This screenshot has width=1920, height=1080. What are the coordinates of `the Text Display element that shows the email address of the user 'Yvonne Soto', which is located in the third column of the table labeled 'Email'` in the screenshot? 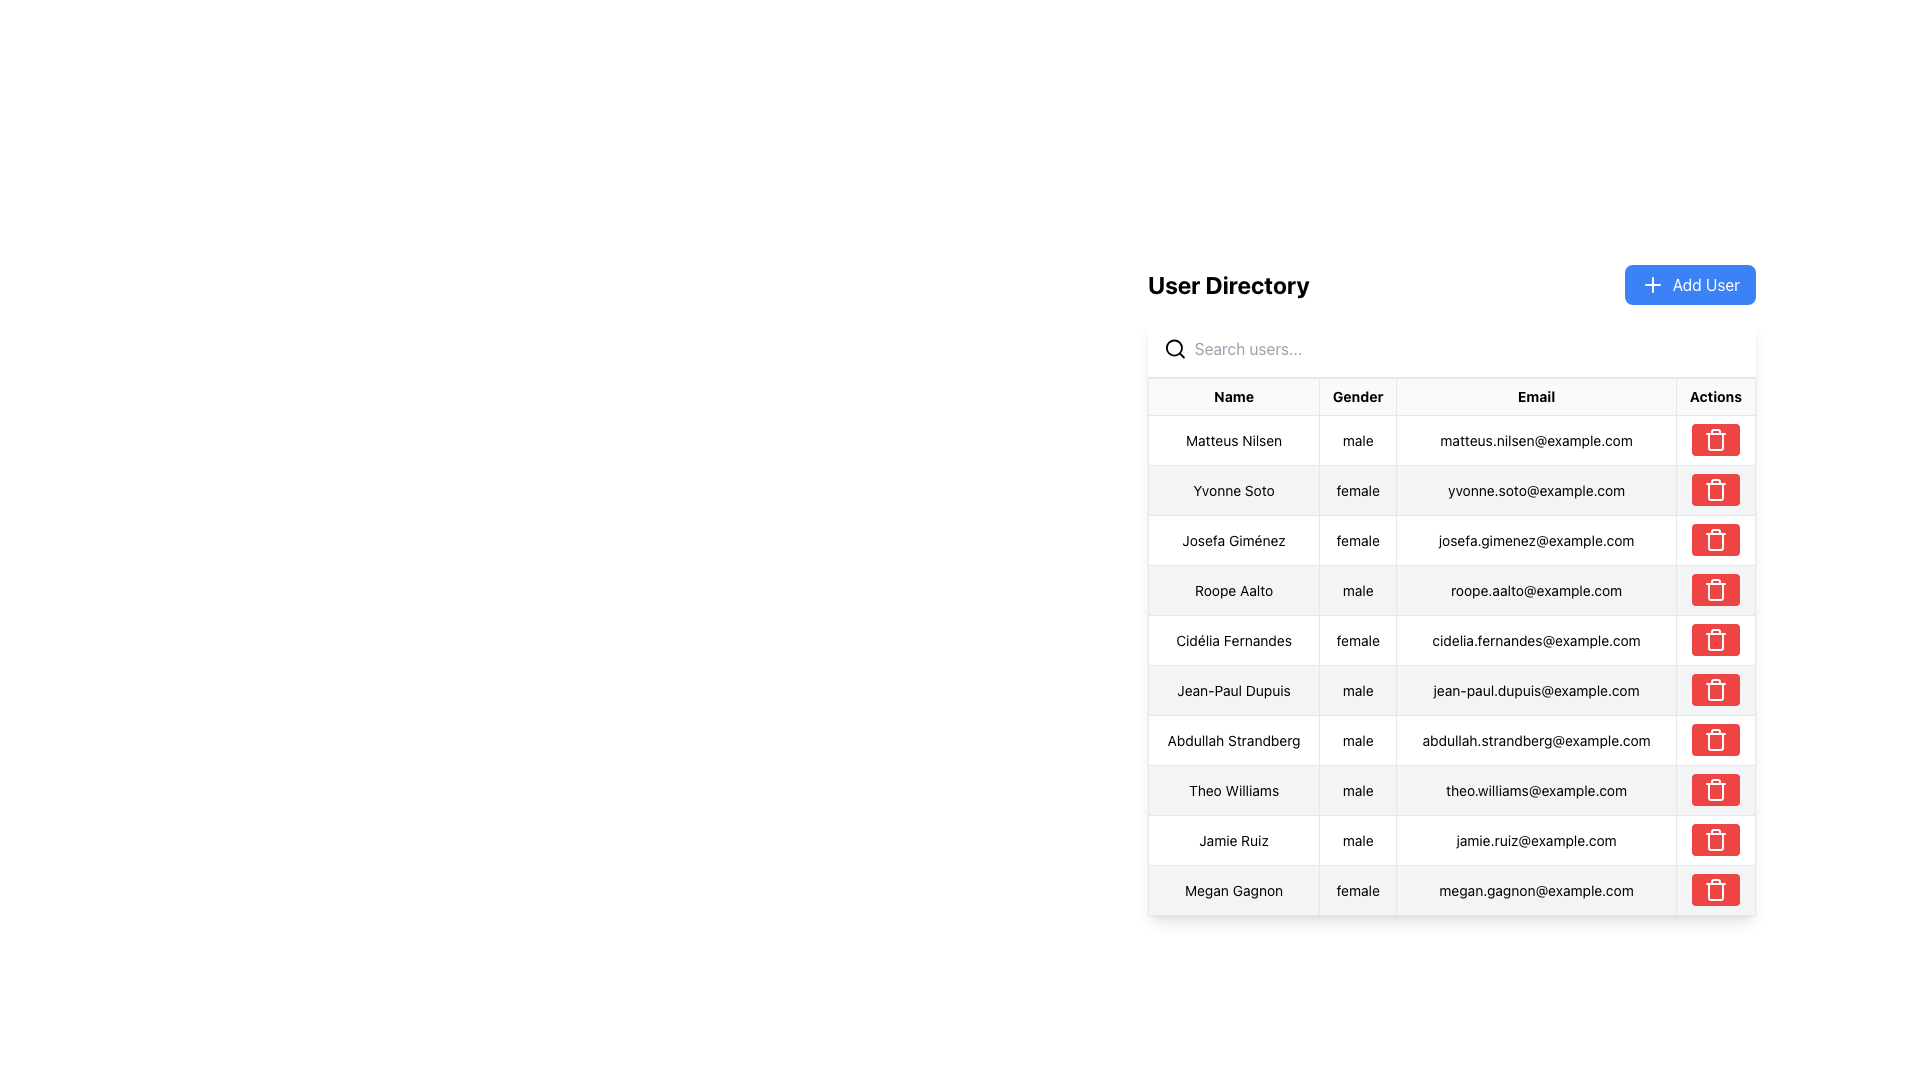 It's located at (1535, 490).